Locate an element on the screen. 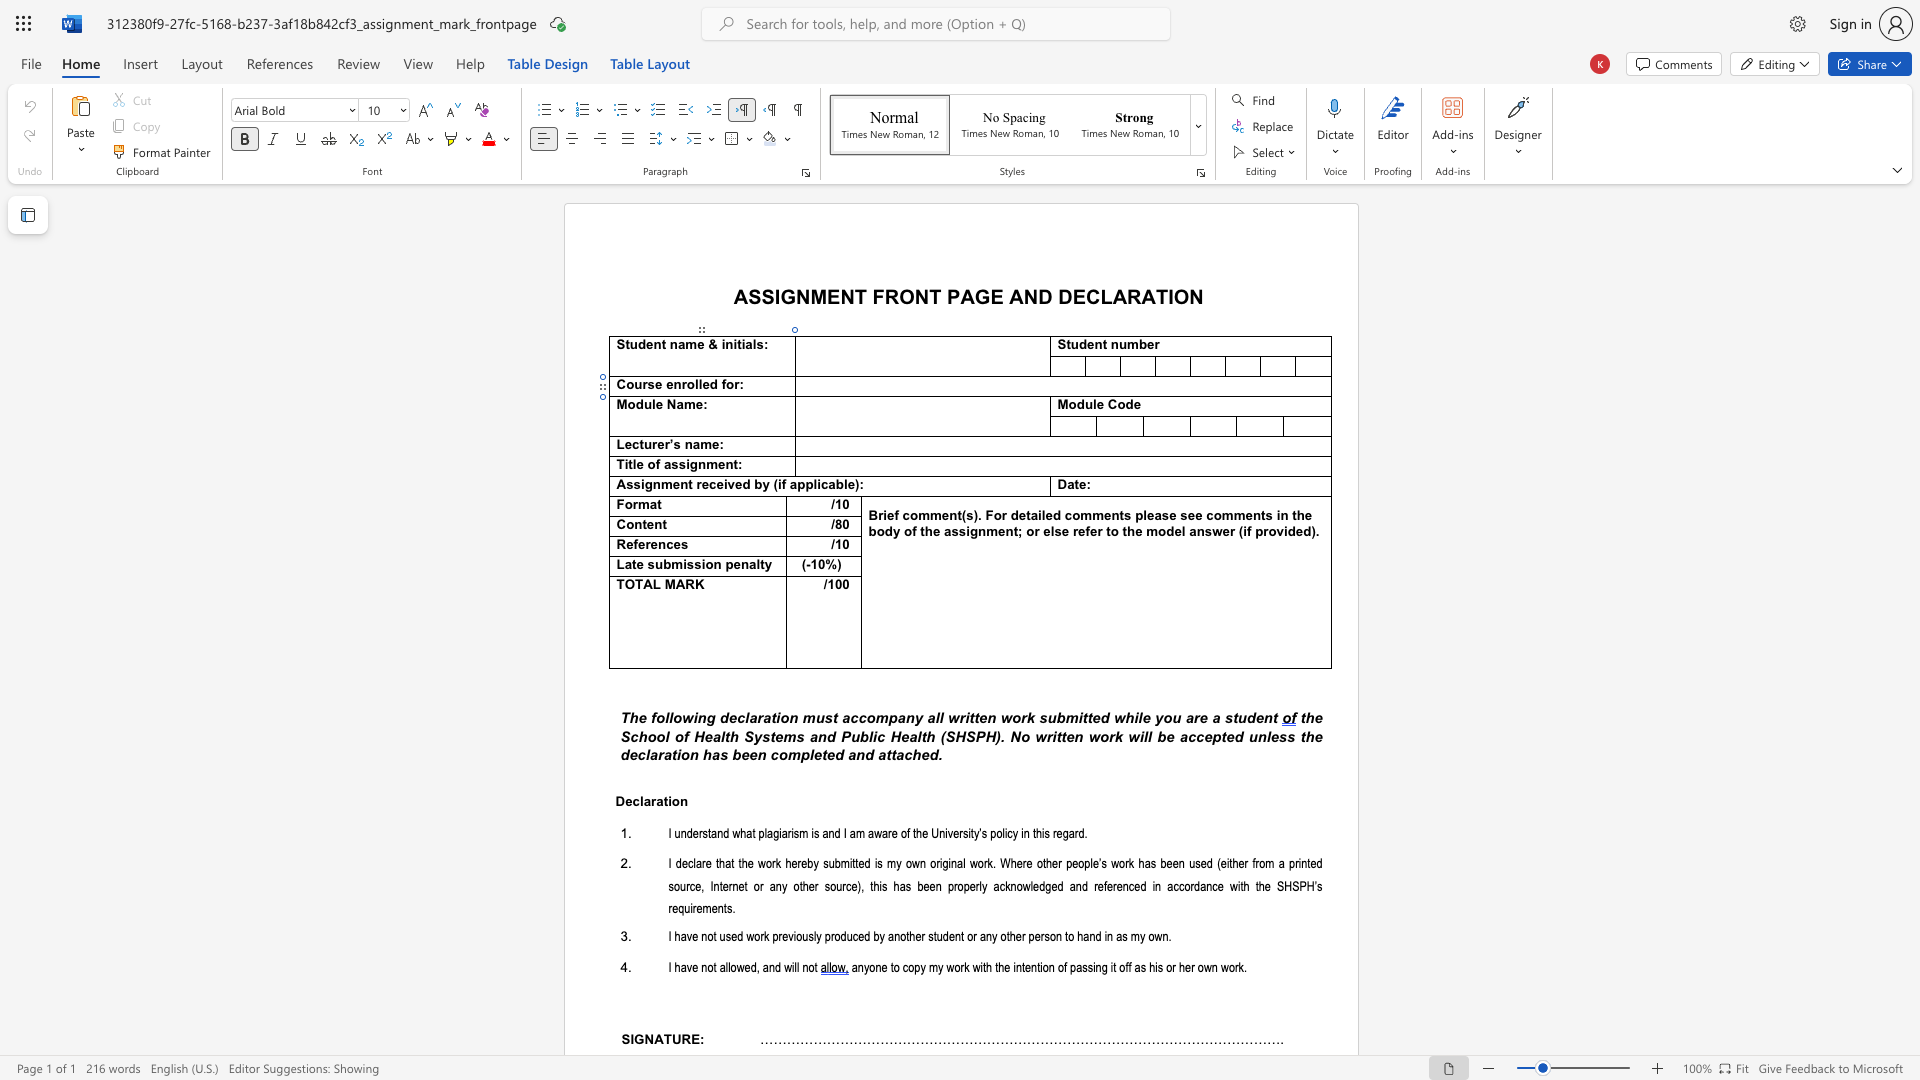 This screenshot has width=1920, height=1080. the space between the continuous character "f" and "e" in the text is located at coordinates (637, 544).